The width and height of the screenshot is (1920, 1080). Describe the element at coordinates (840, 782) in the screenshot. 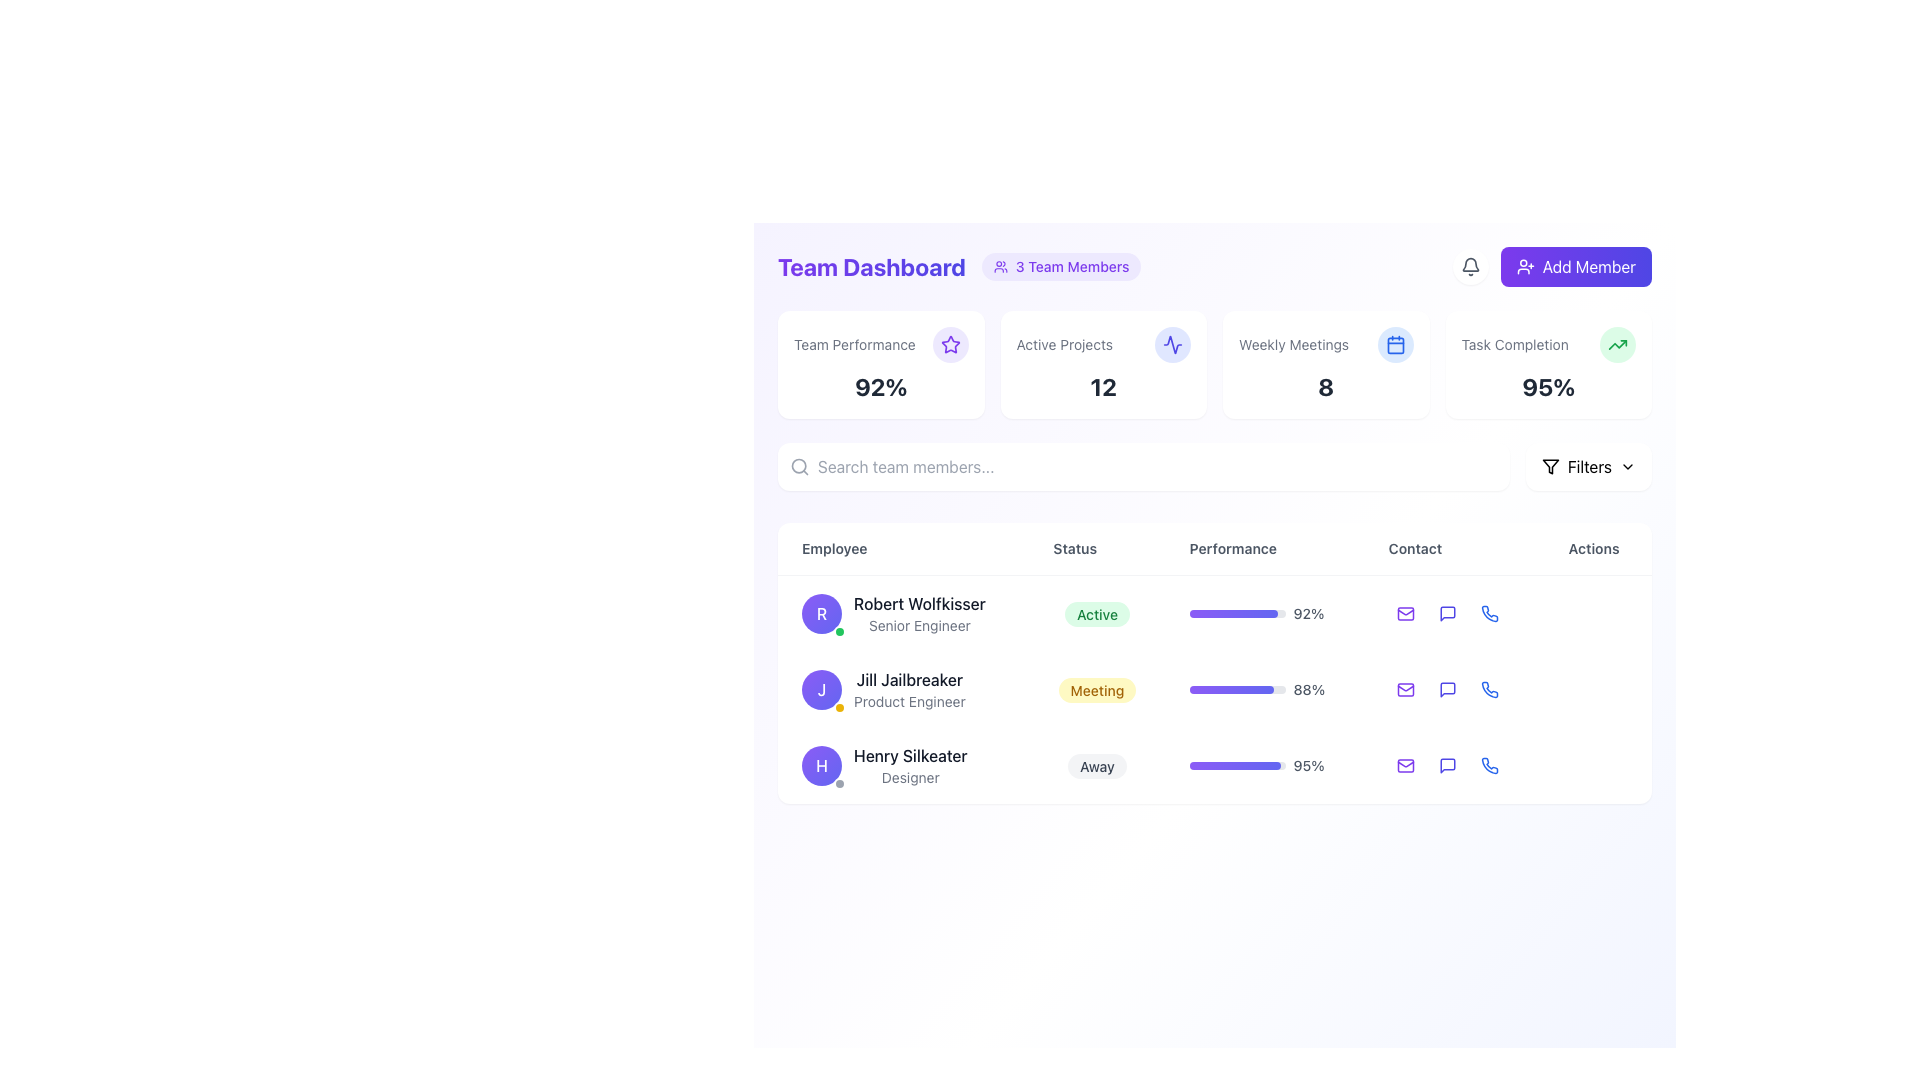

I see `the small circular gray status indicator badge located at the bottom-right corner of the purple circle labeled 'H' in the third row of the 'Employee' list within the 'Team Dashboard'` at that location.